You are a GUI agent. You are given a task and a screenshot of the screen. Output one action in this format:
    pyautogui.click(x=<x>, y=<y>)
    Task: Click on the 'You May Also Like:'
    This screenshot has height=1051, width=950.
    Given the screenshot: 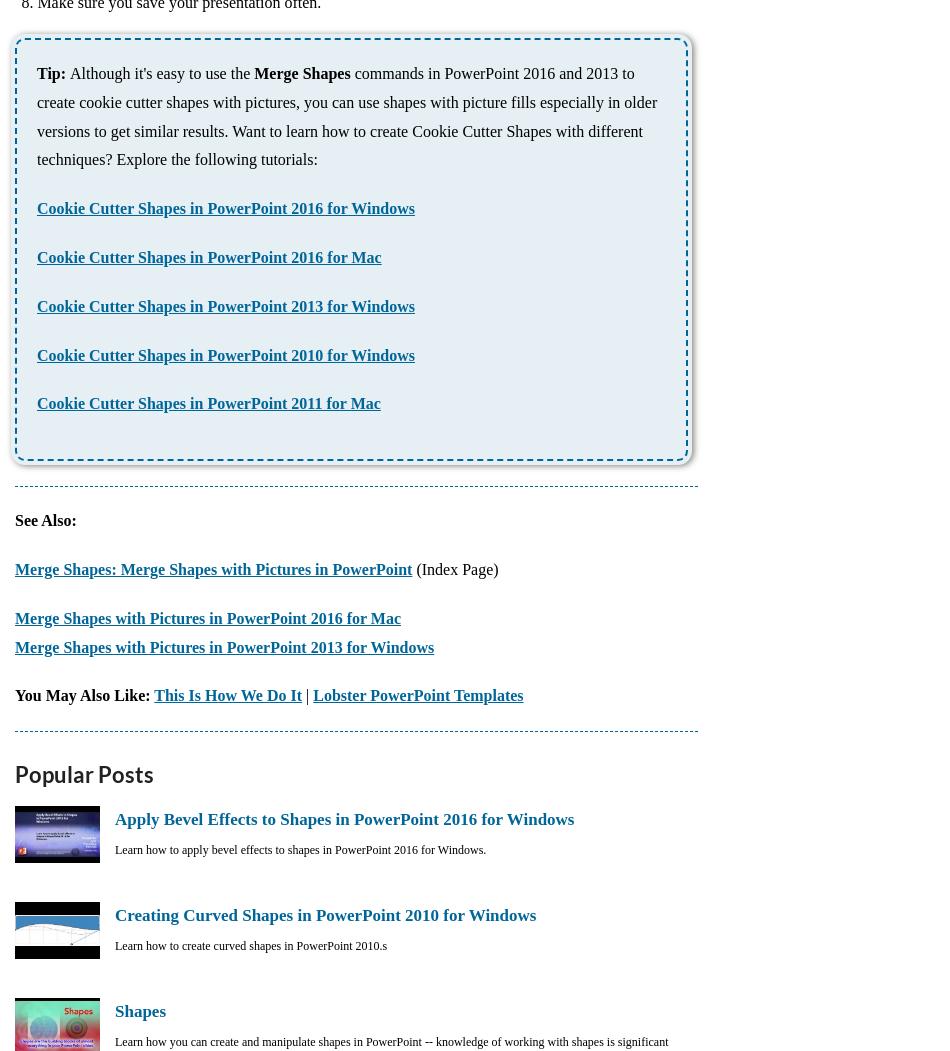 What is the action you would take?
    pyautogui.click(x=84, y=694)
    